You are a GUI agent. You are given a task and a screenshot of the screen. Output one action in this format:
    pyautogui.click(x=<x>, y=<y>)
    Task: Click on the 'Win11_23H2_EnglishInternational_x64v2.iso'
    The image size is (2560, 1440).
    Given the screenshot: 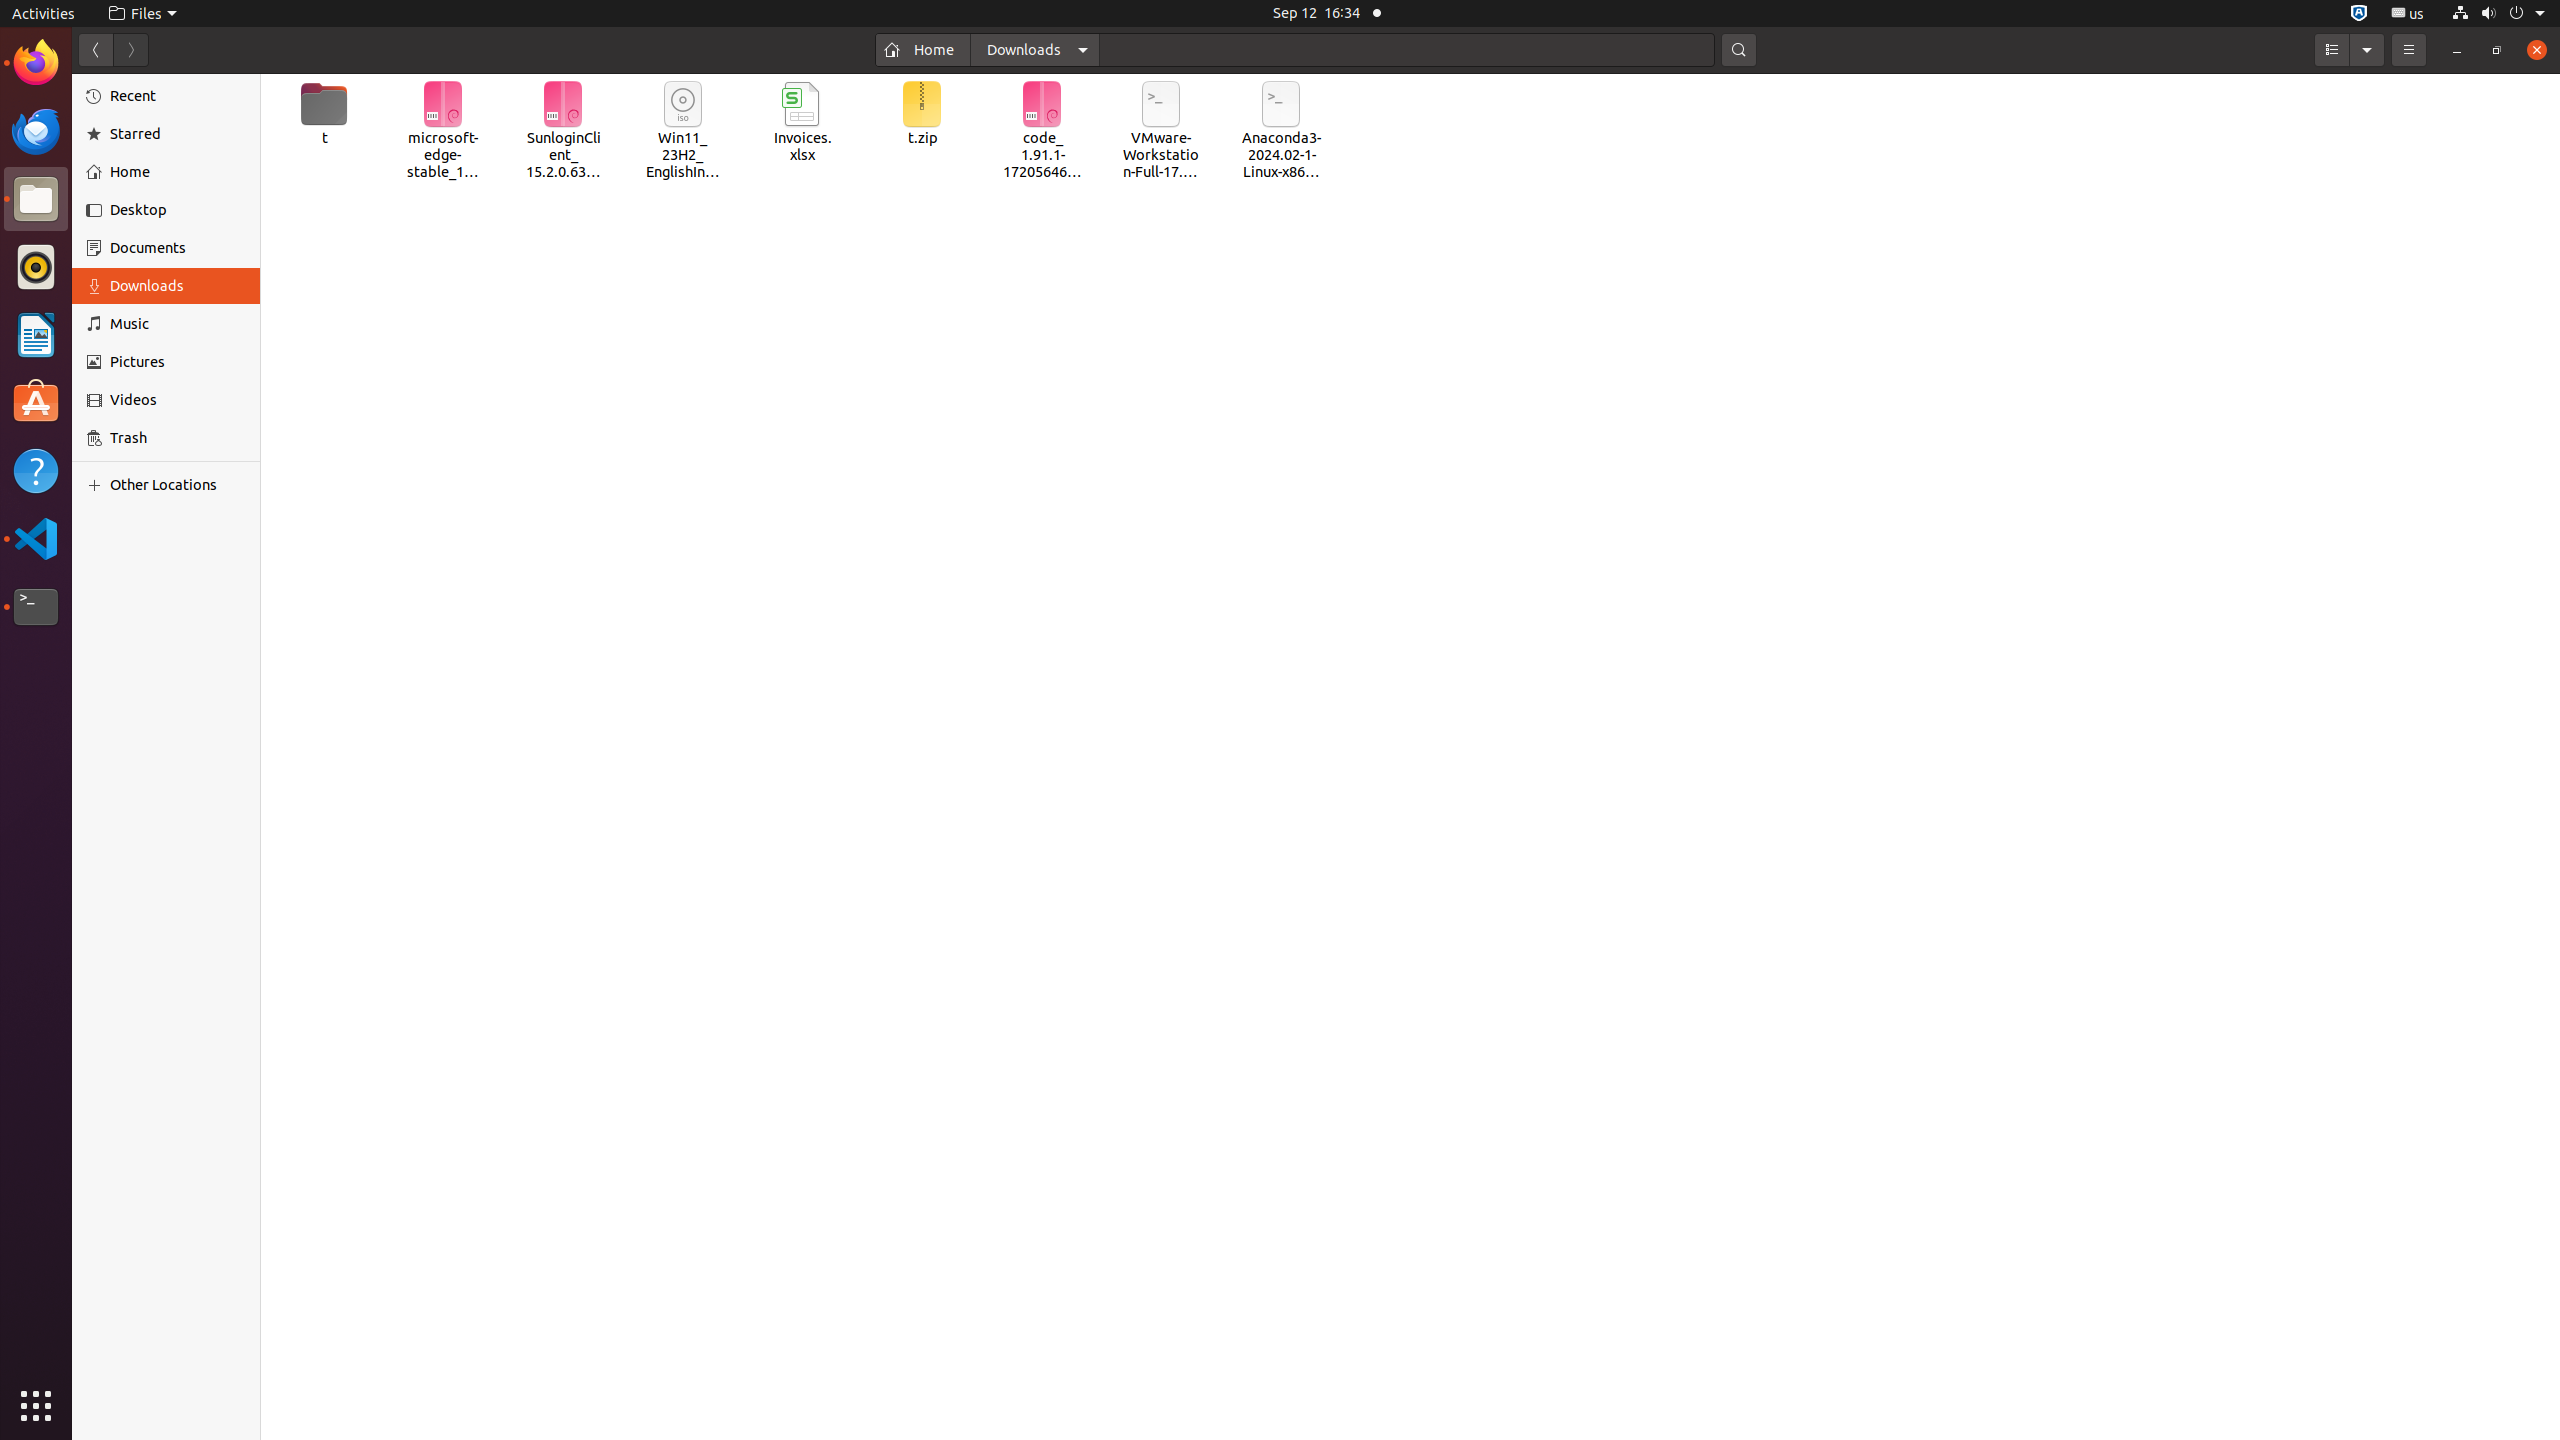 What is the action you would take?
    pyautogui.click(x=682, y=130)
    